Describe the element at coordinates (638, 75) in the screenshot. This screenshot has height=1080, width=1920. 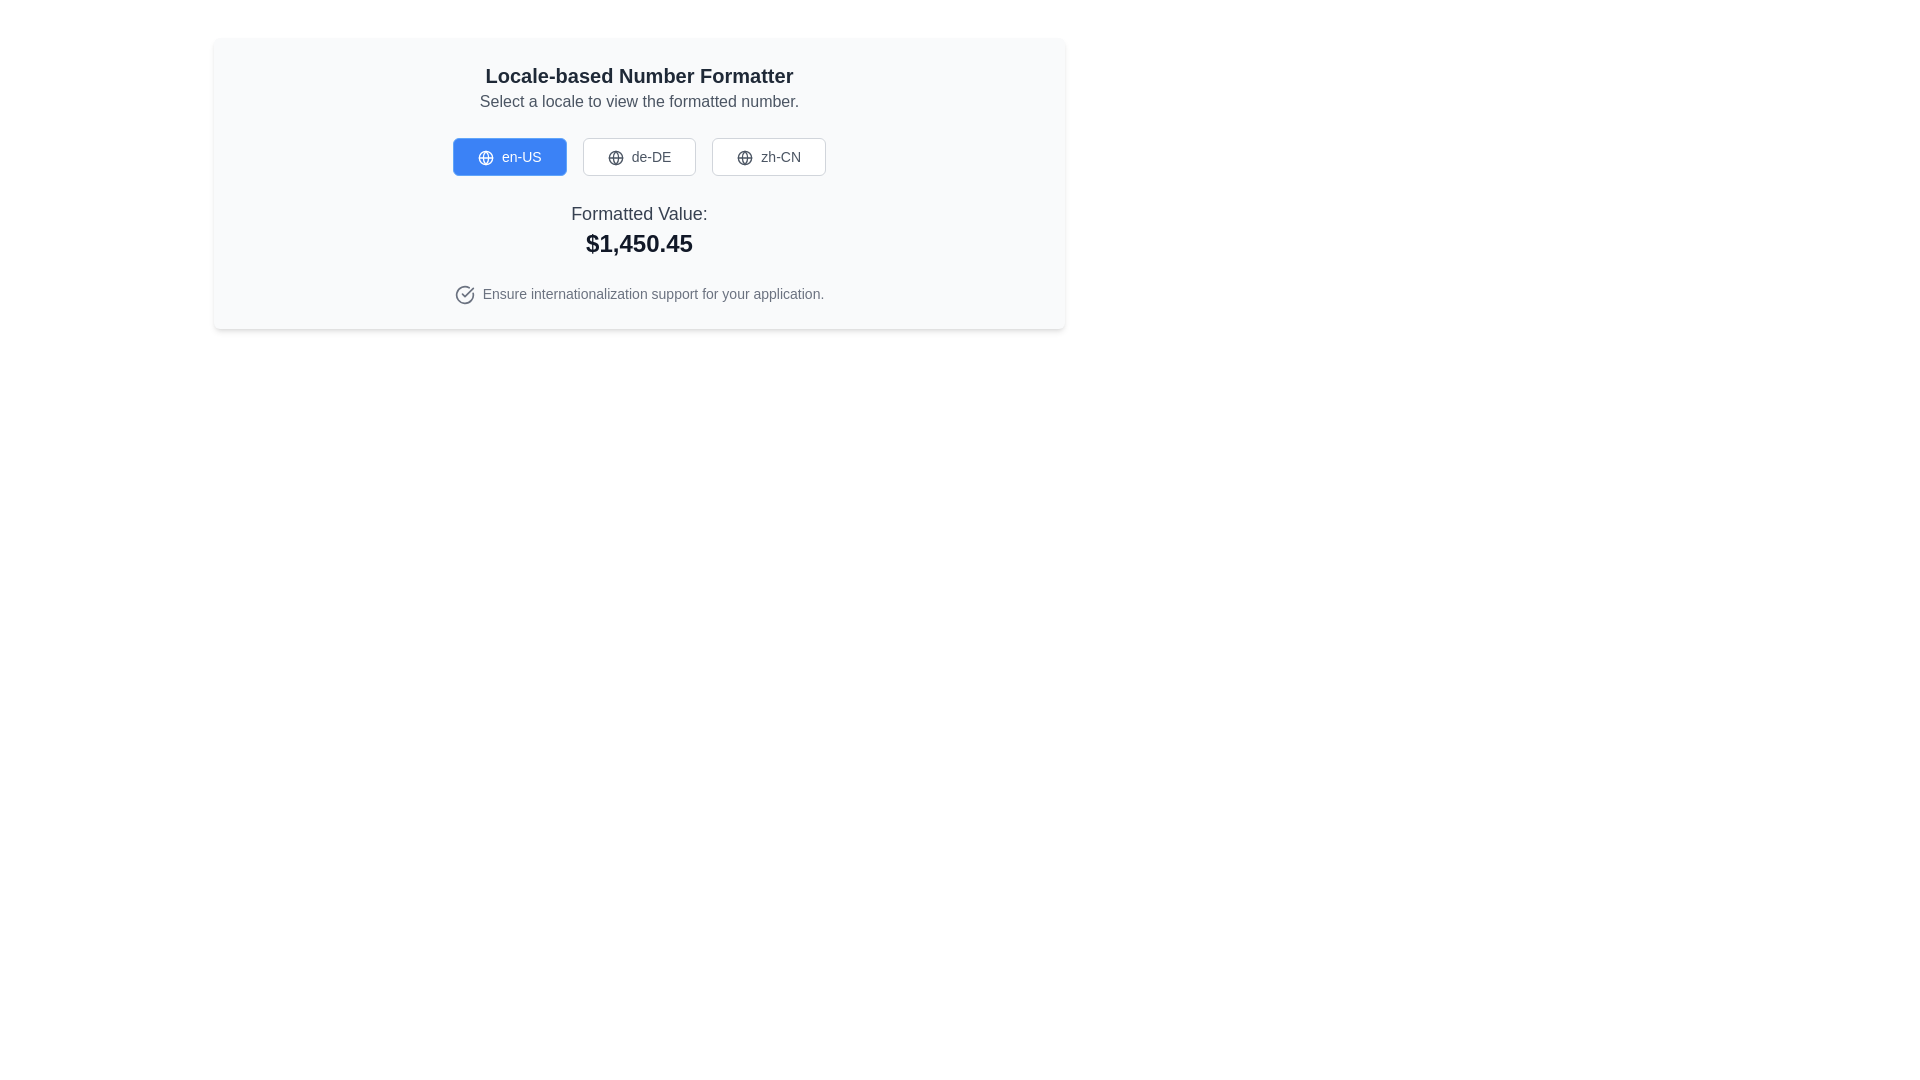
I see `the Text Label that serves as a header or title for the interface section, located at the top-center of the interface` at that location.